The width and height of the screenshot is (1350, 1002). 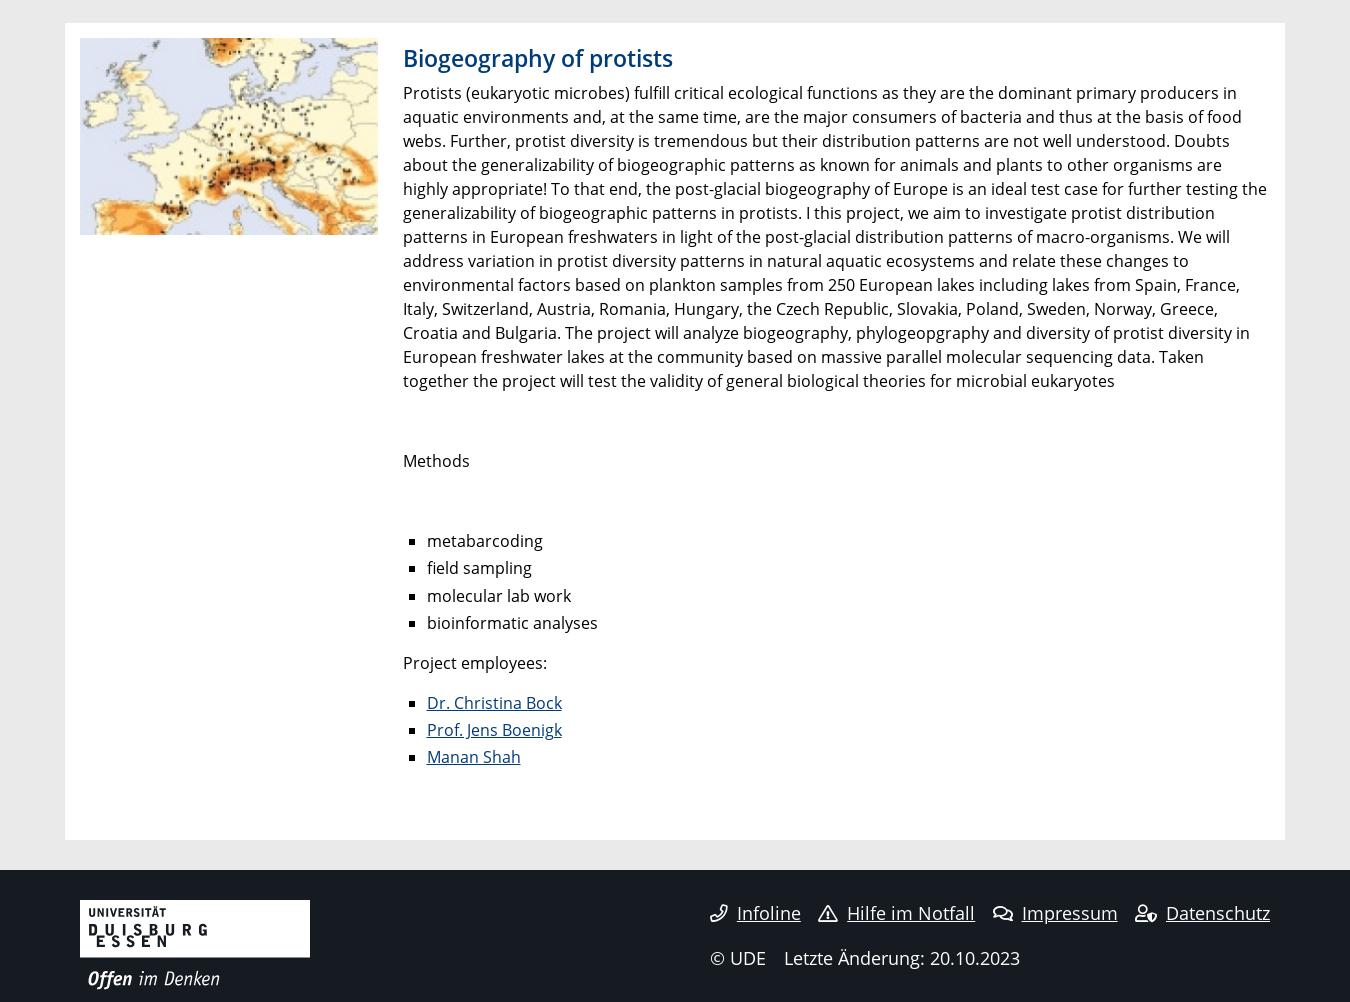 I want to click on 'molecular lab work', so click(x=426, y=593).